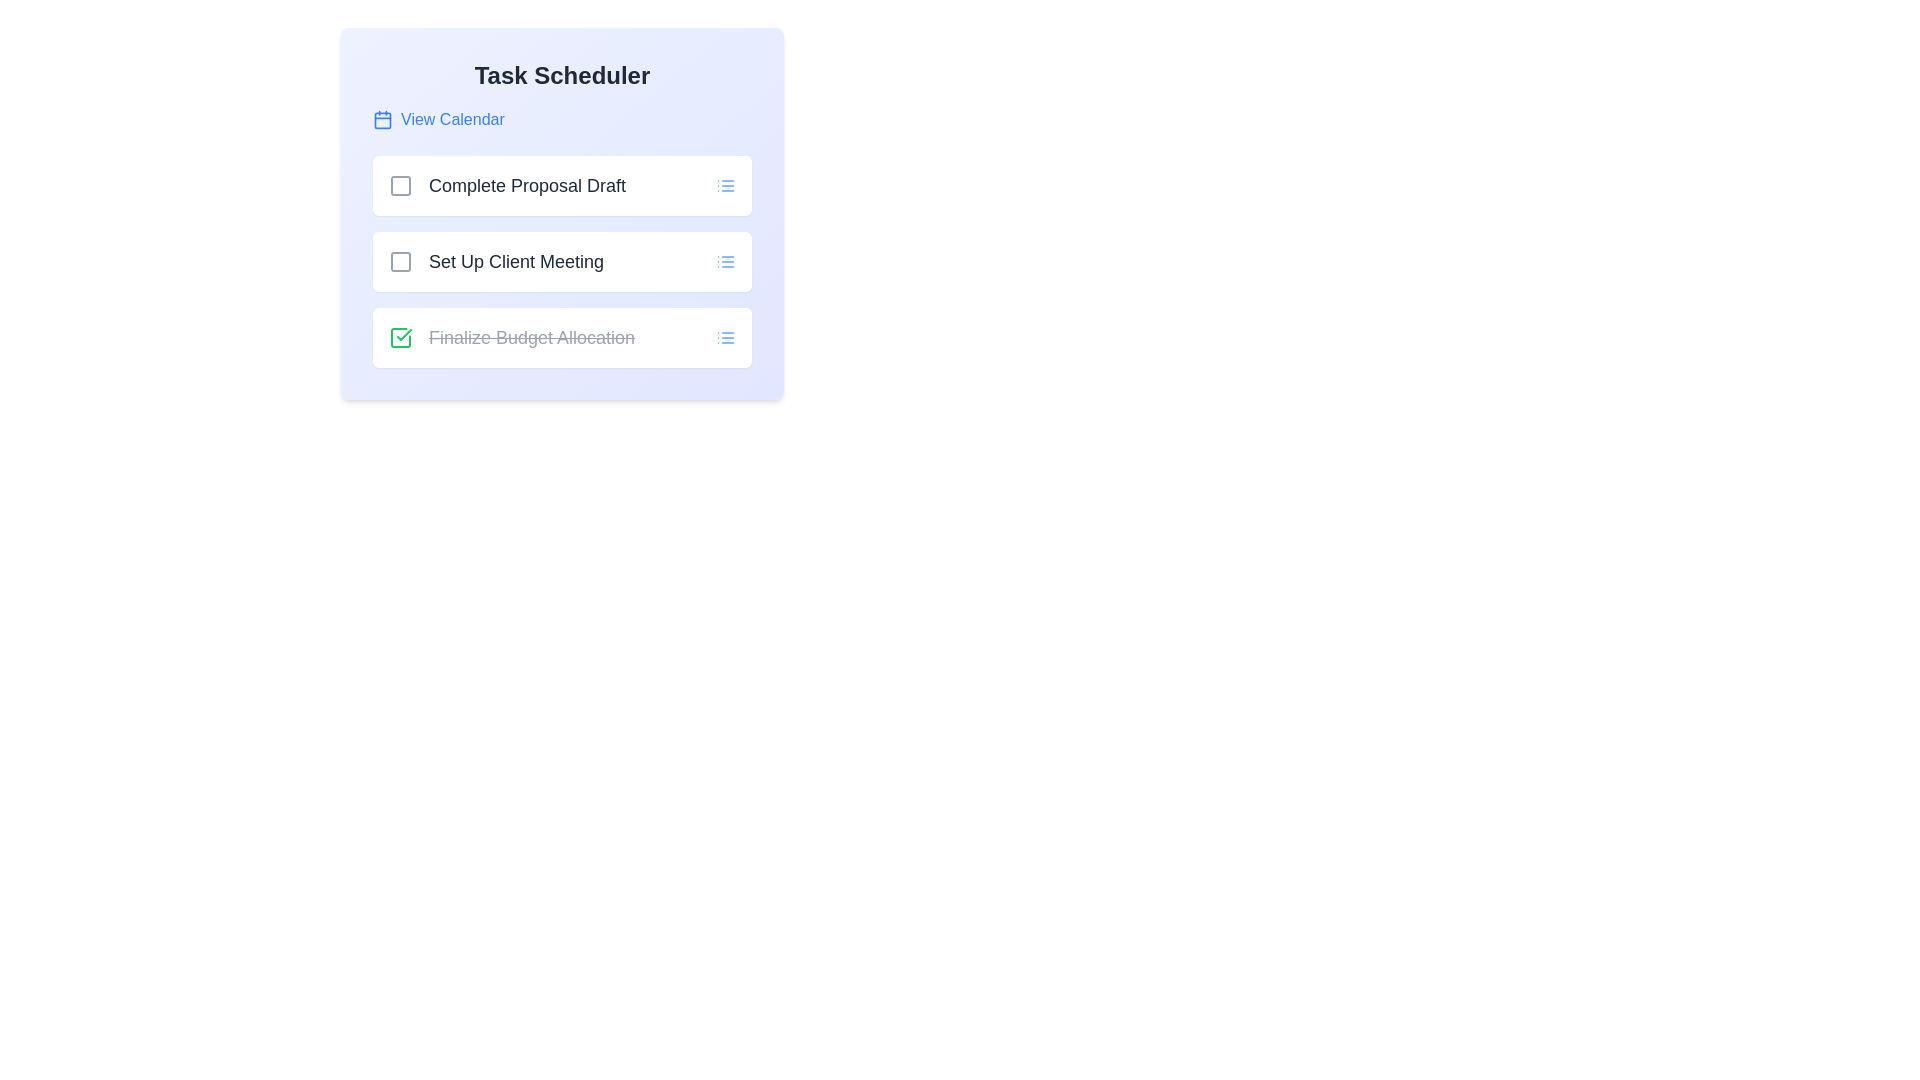 This screenshot has height=1080, width=1920. What do you see at coordinates (724, 185) in the screenshot?
I see `the 'More Options' icon for the task 'Complete Proposal Draft'` at bounding box center [724, 185].